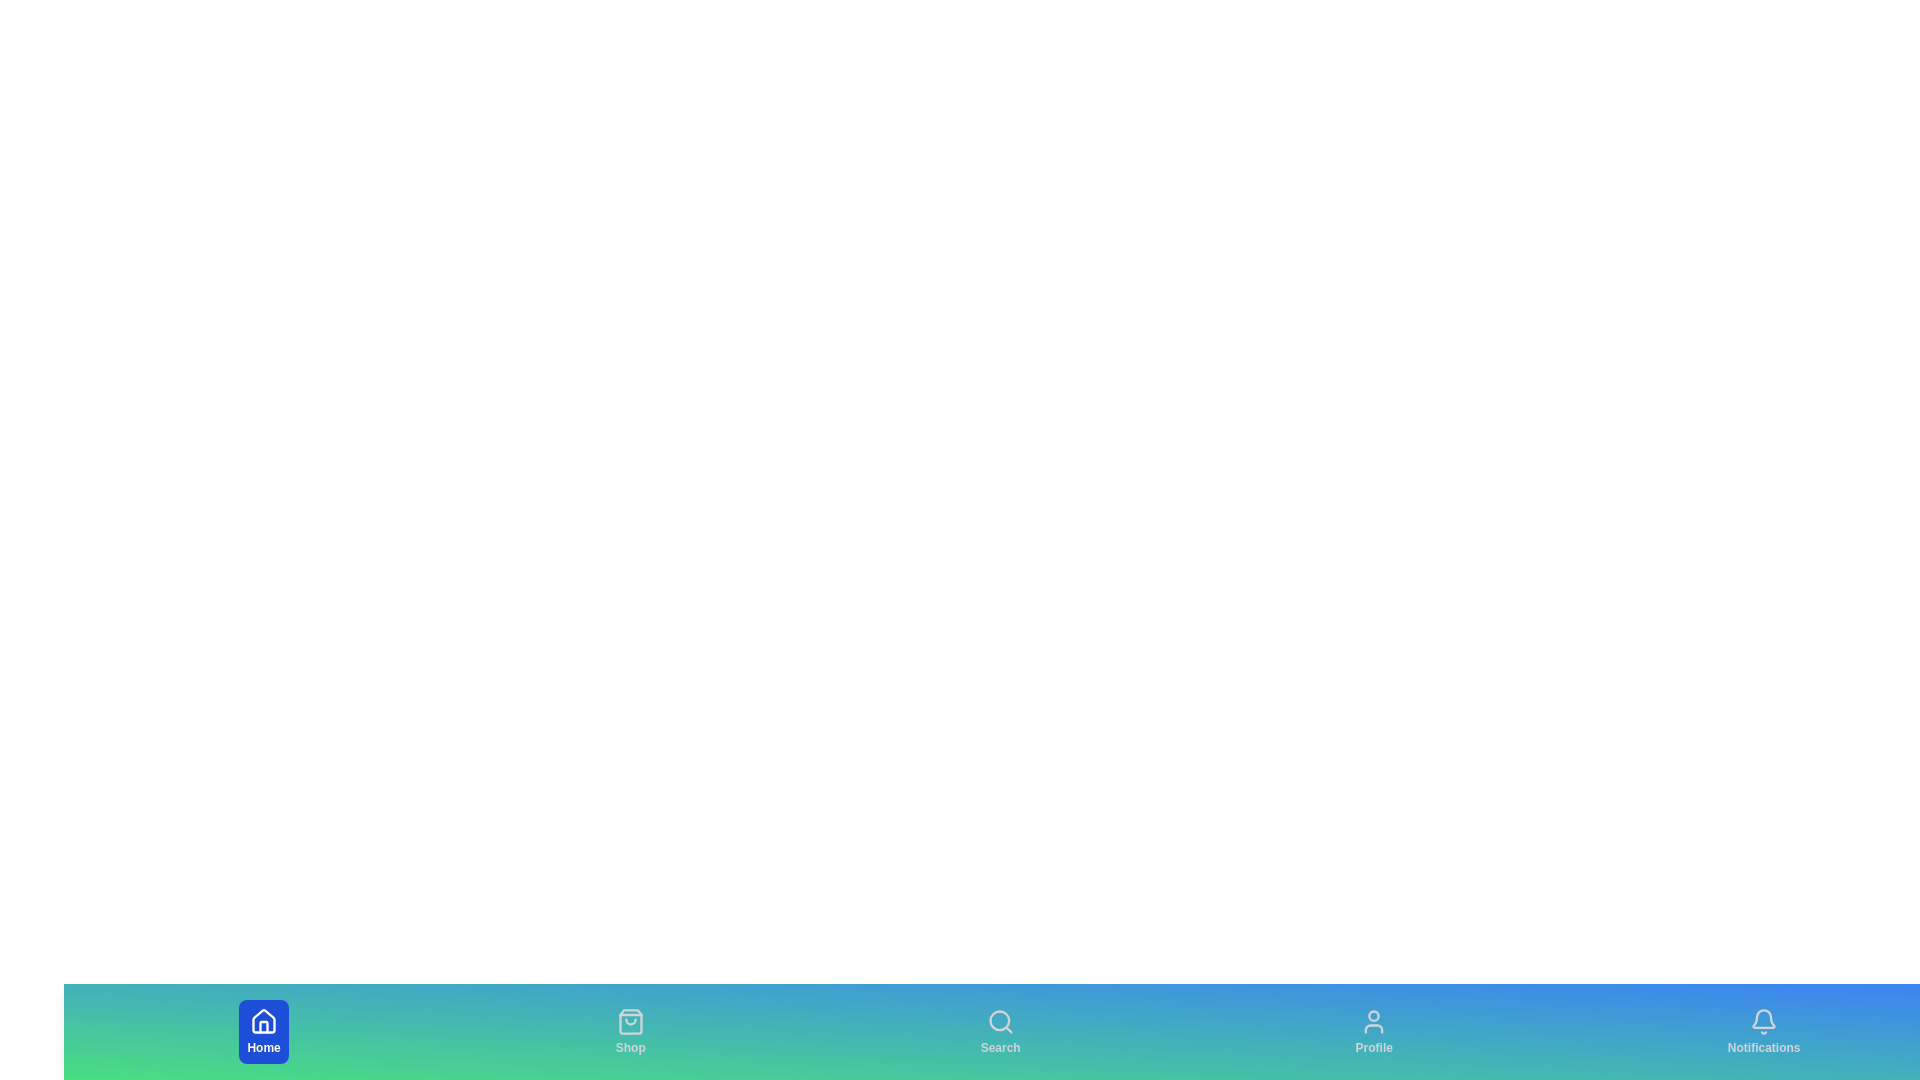 The height and width of the screenshot is (1080, 1920). Describe the element at coordinates (263, 1032) in the screenshot. I see `the Home tab to select it` at that location.